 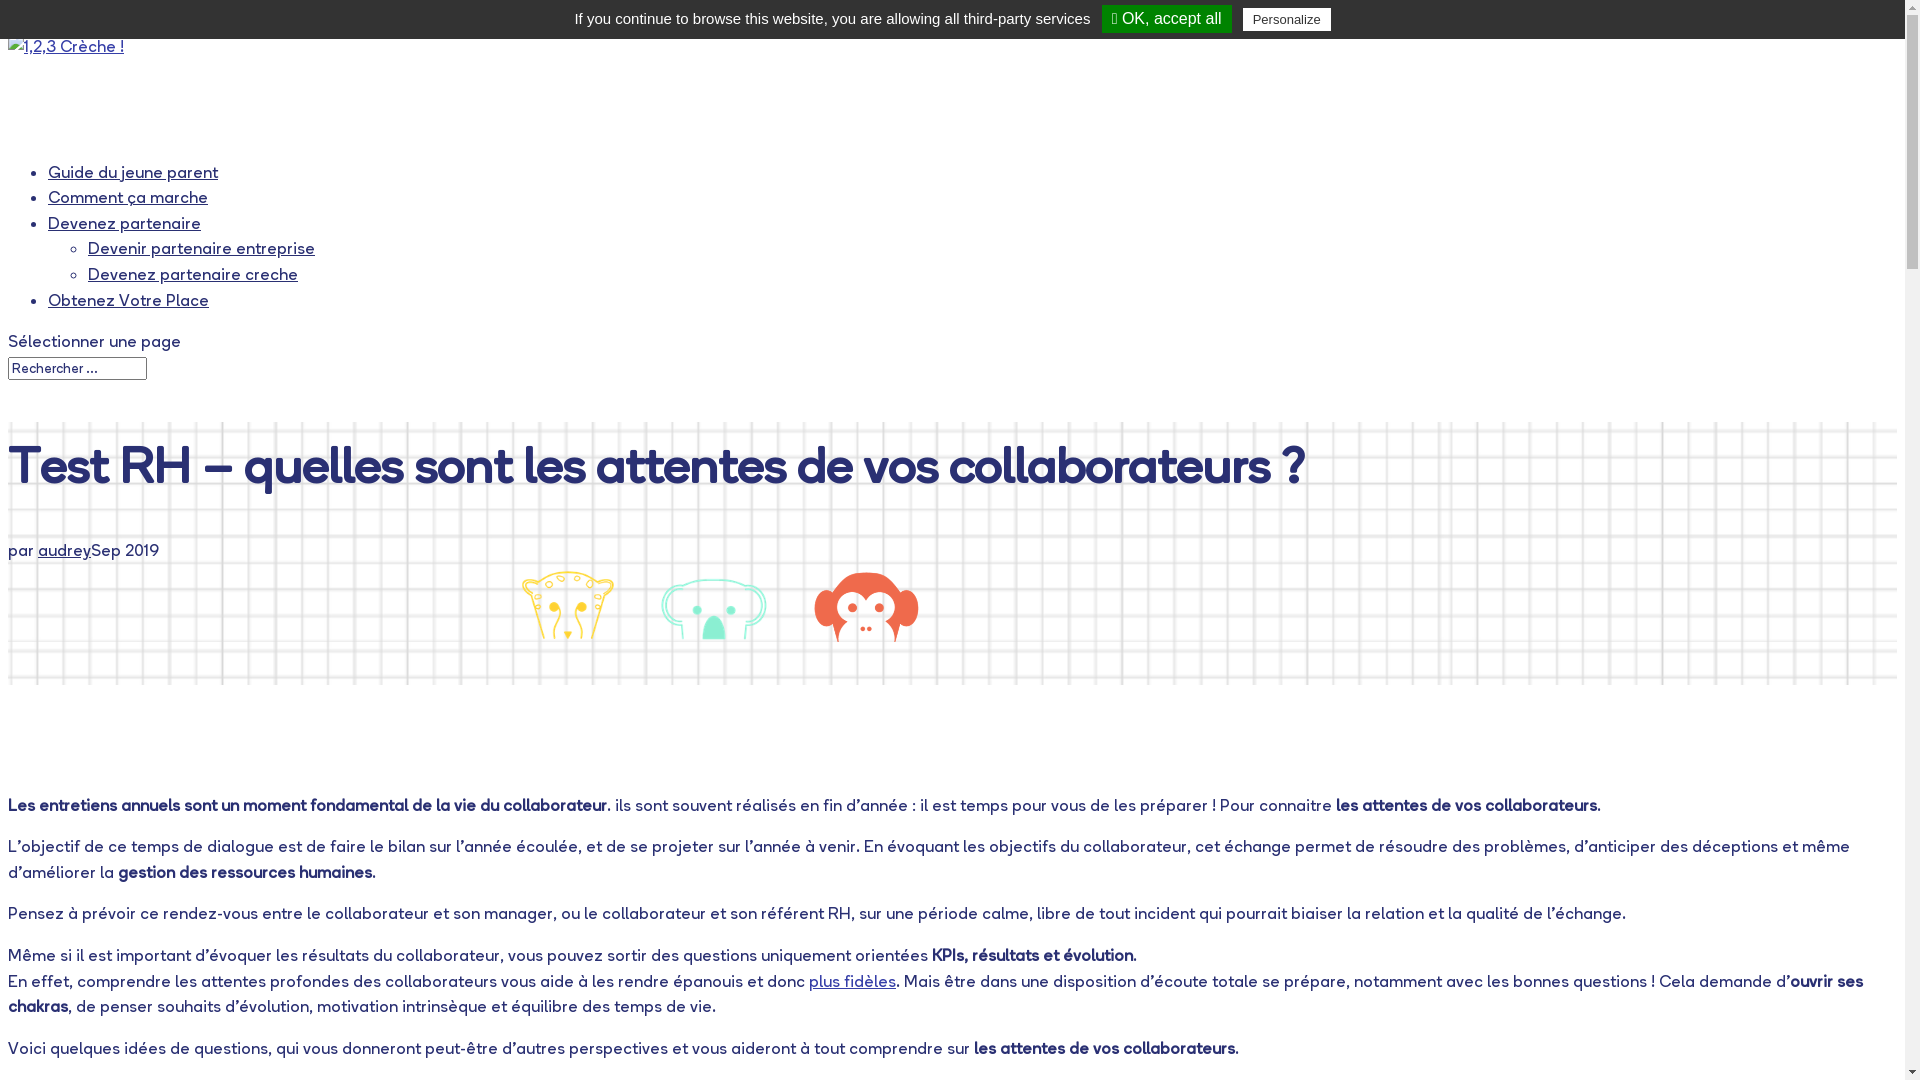 I want to click on 'audrey', so click(x=64, y=550).